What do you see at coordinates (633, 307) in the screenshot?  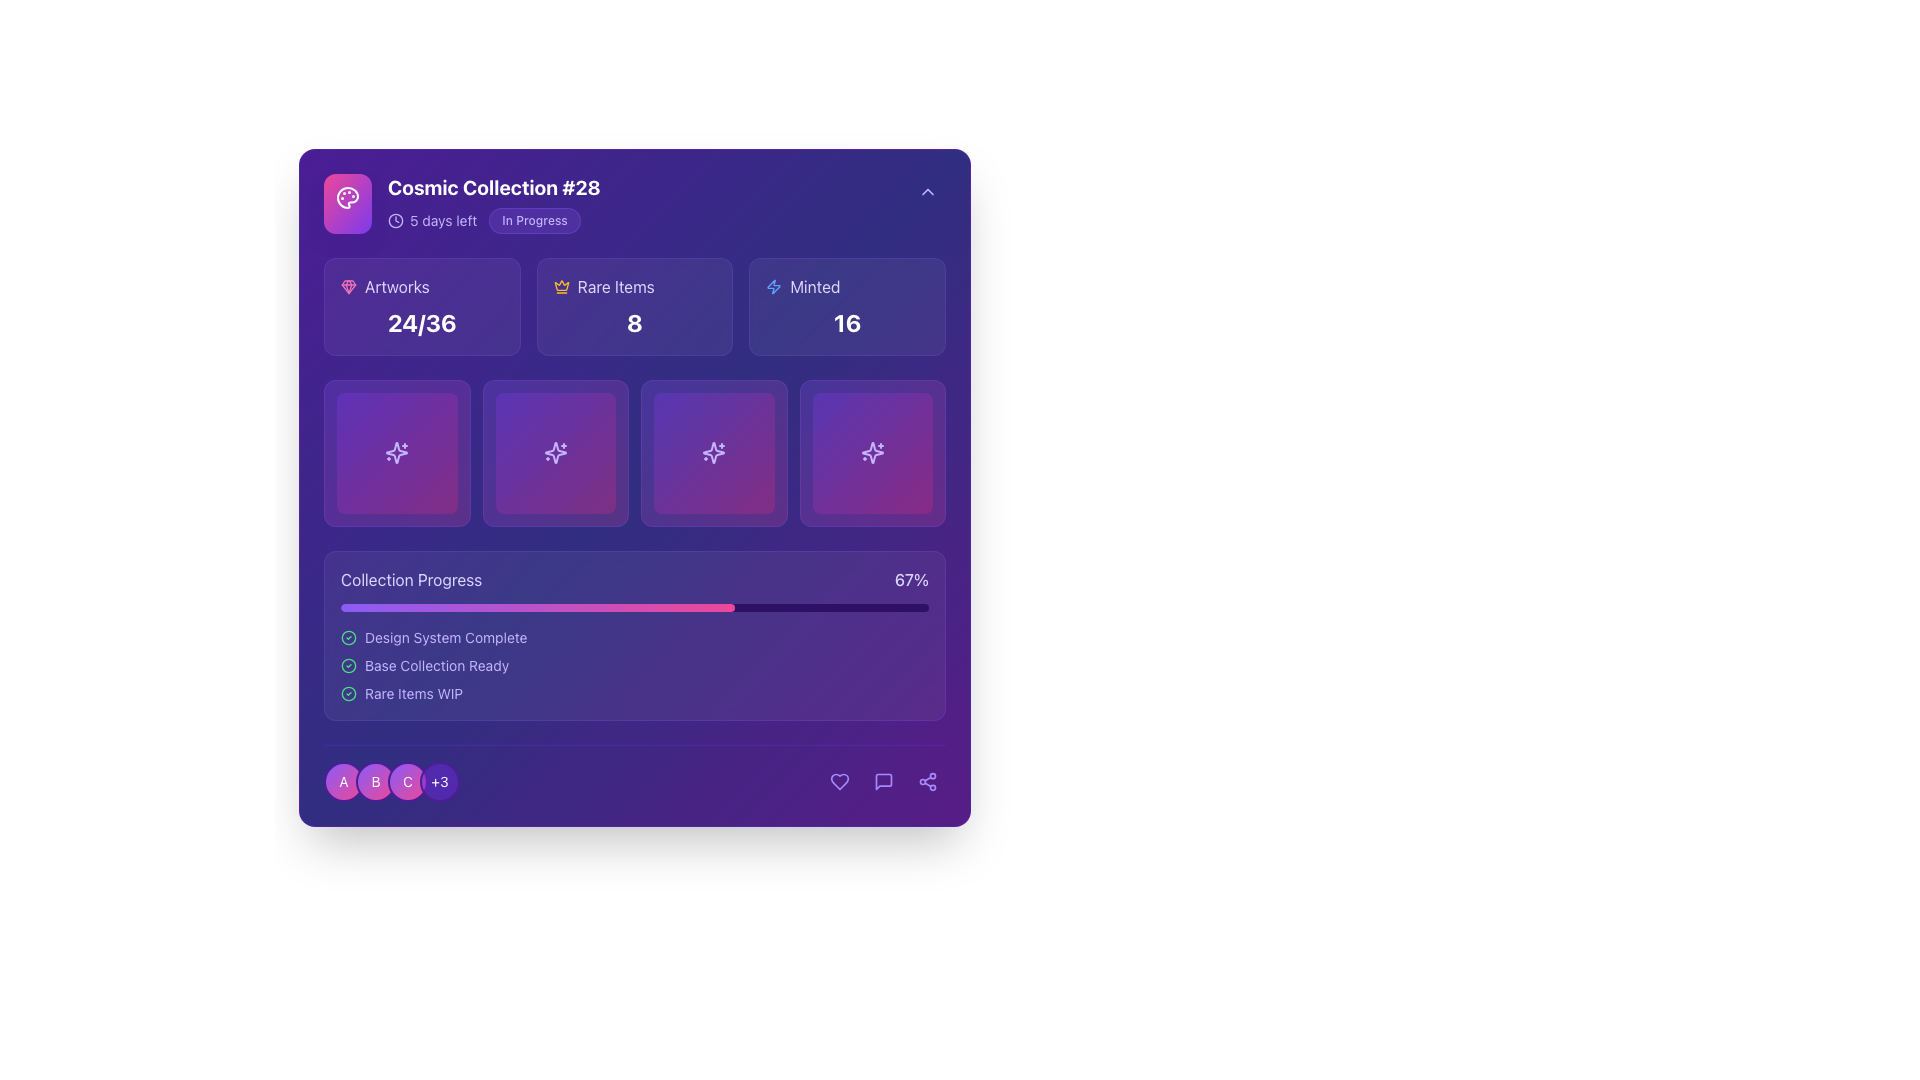 I see `the Data card displaying information about the rarity of items in the collection, located in the second column of a three-column layout` at bounding box center [633, 307].